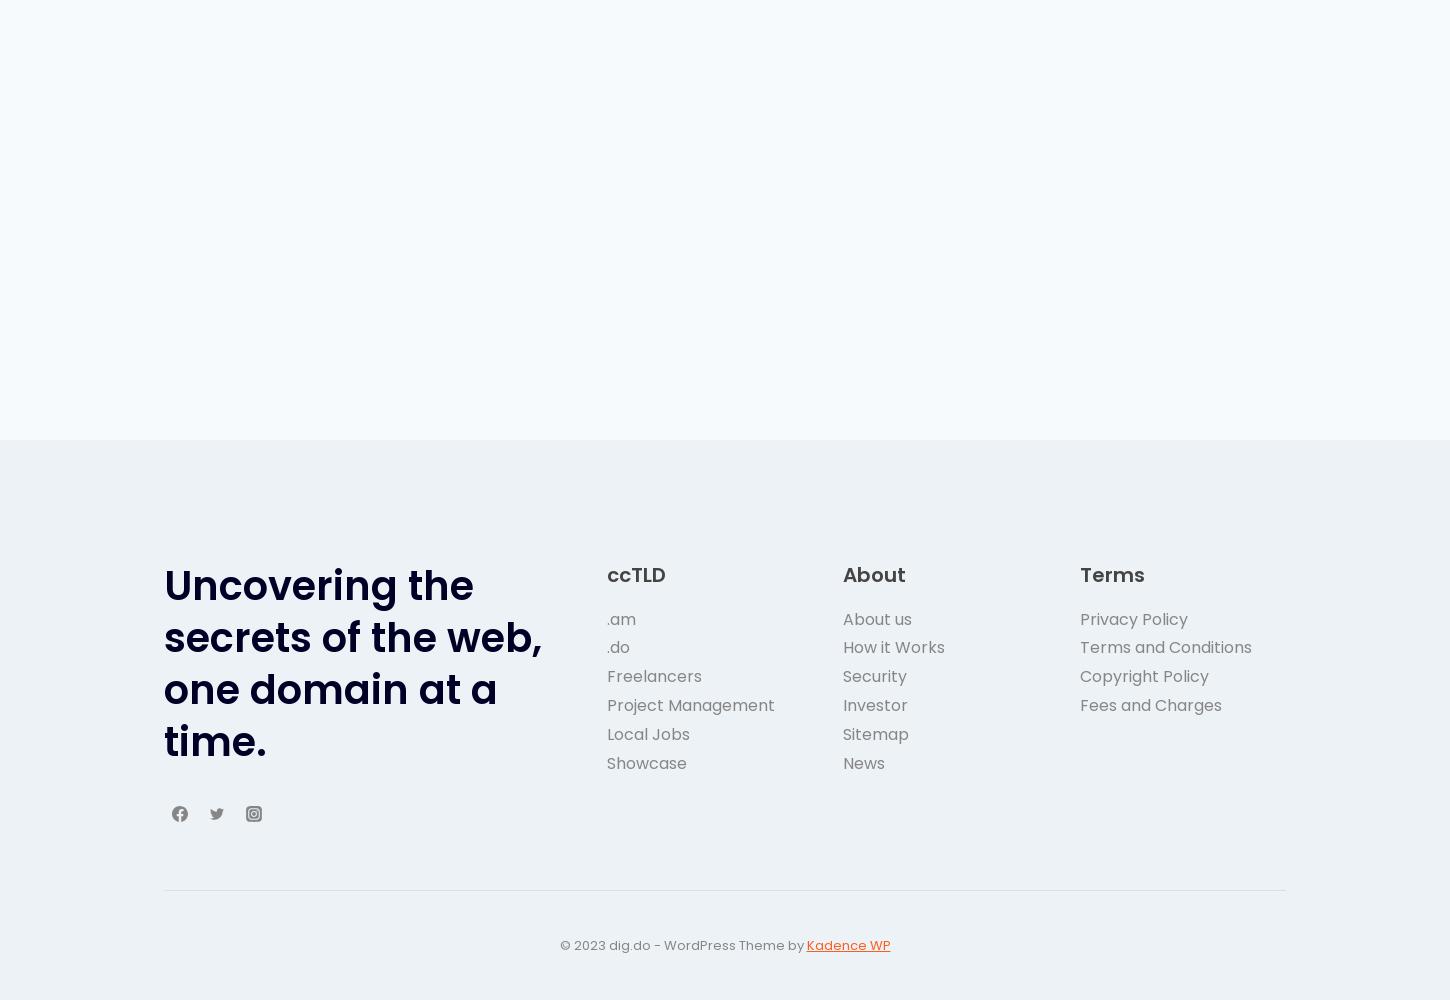 This screenshot has width=1450, height=1000. I want to click on 'Sitemap', so click(874, 732).